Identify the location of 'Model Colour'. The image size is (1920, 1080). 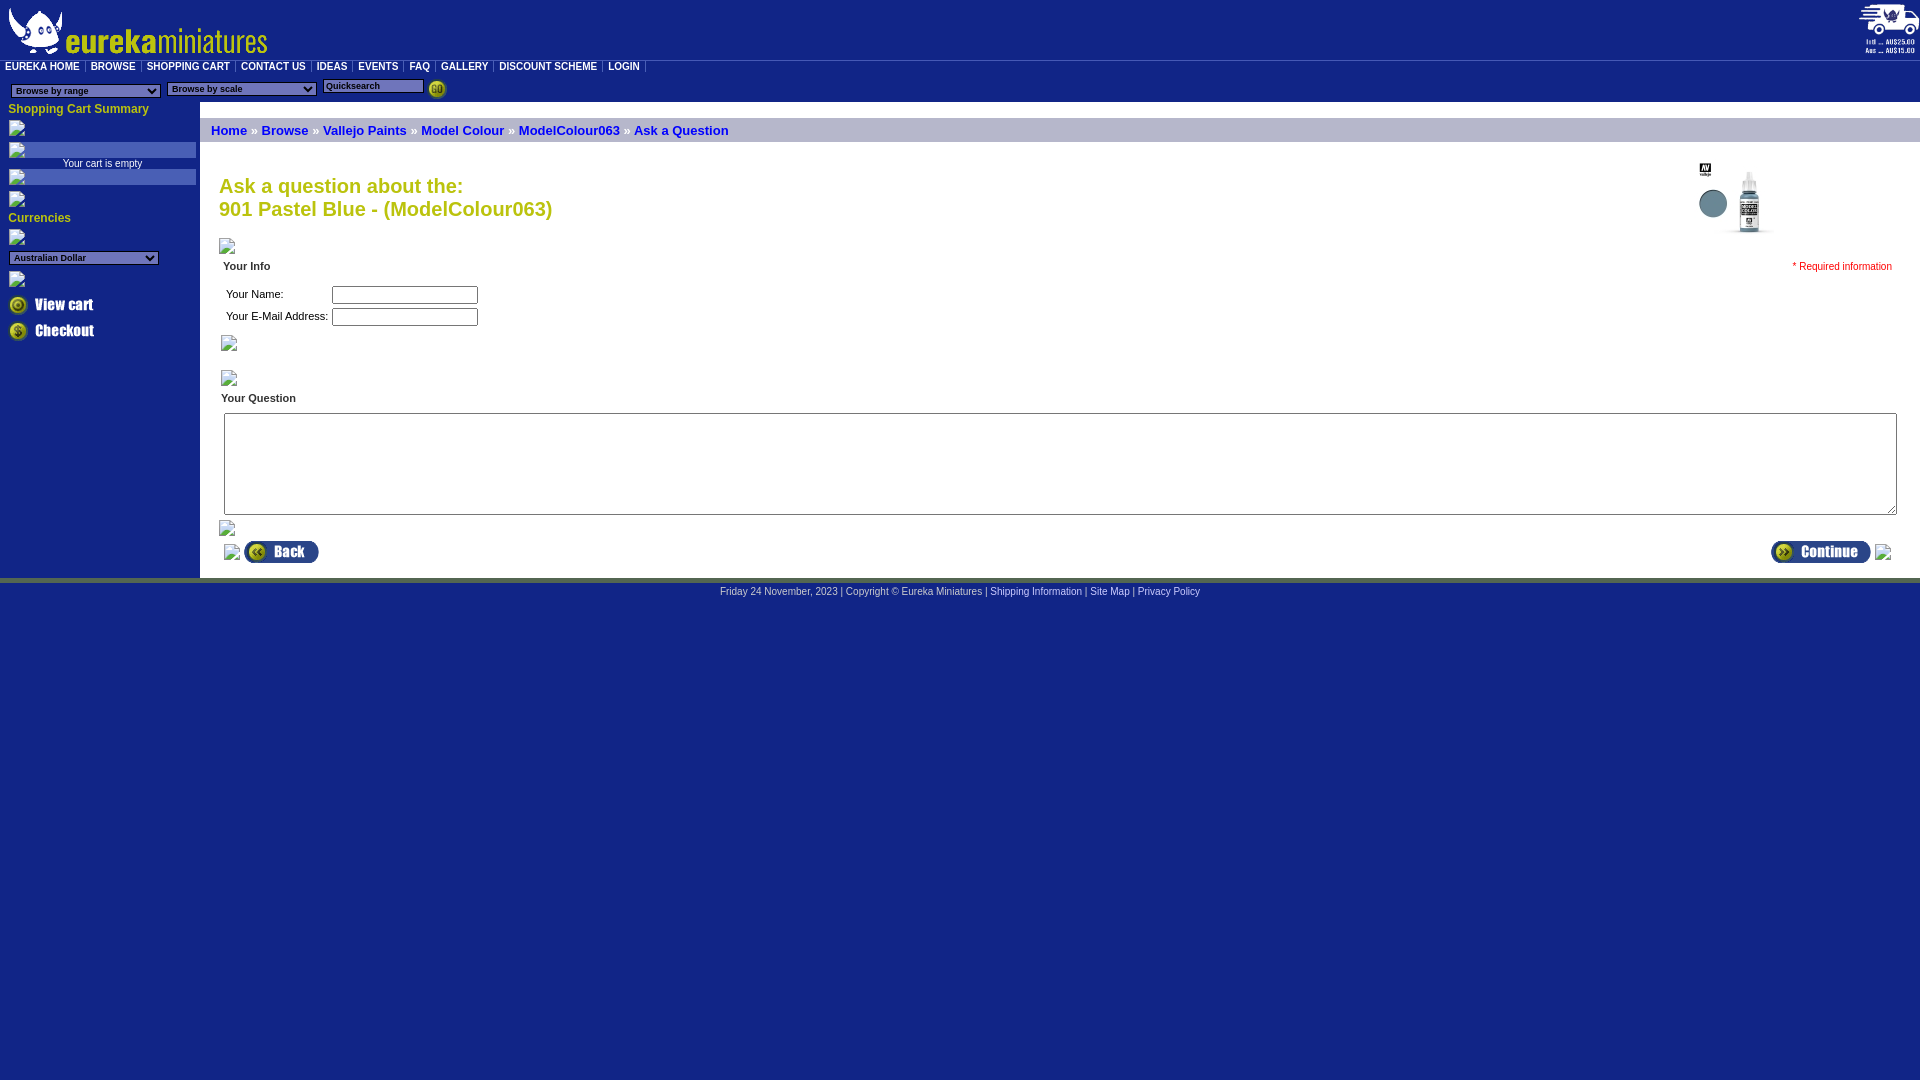
(461, 129).